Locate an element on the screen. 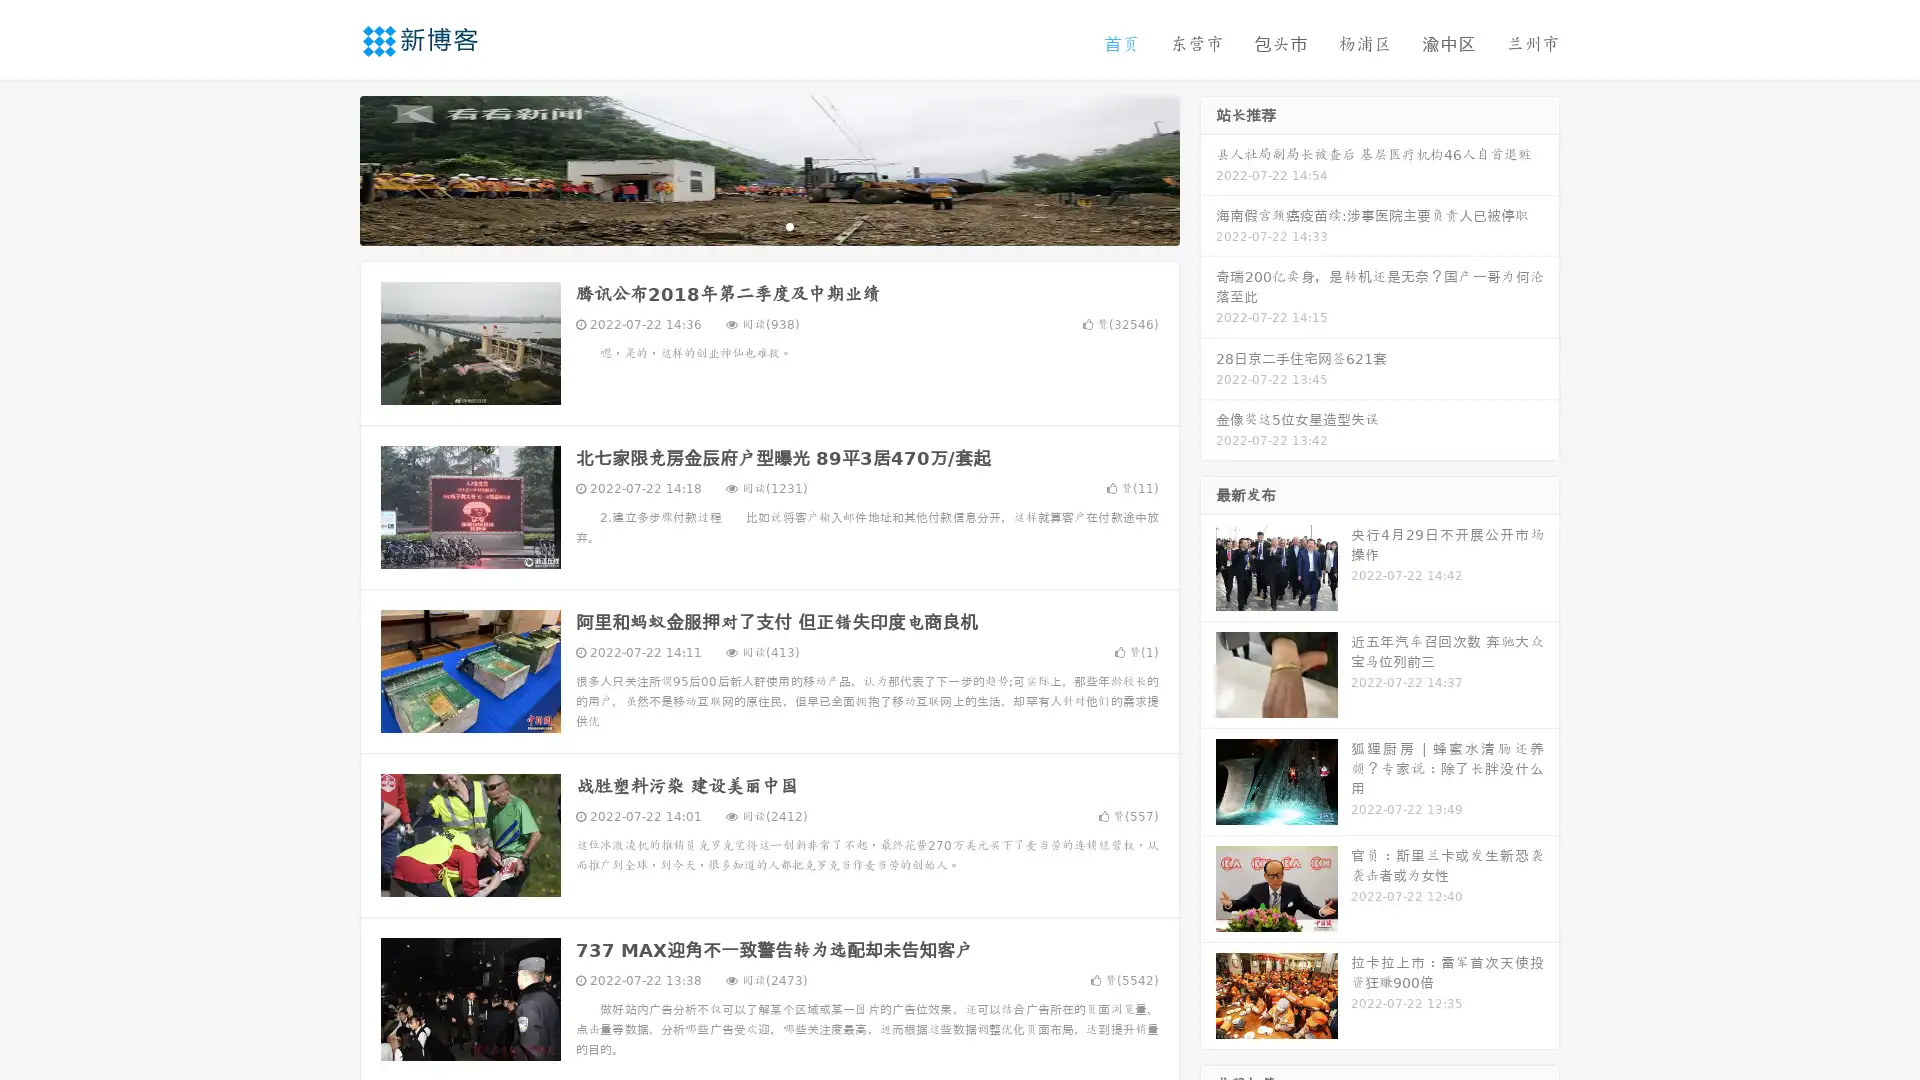  Go to slide 1 is located at coordinates (748, 225).